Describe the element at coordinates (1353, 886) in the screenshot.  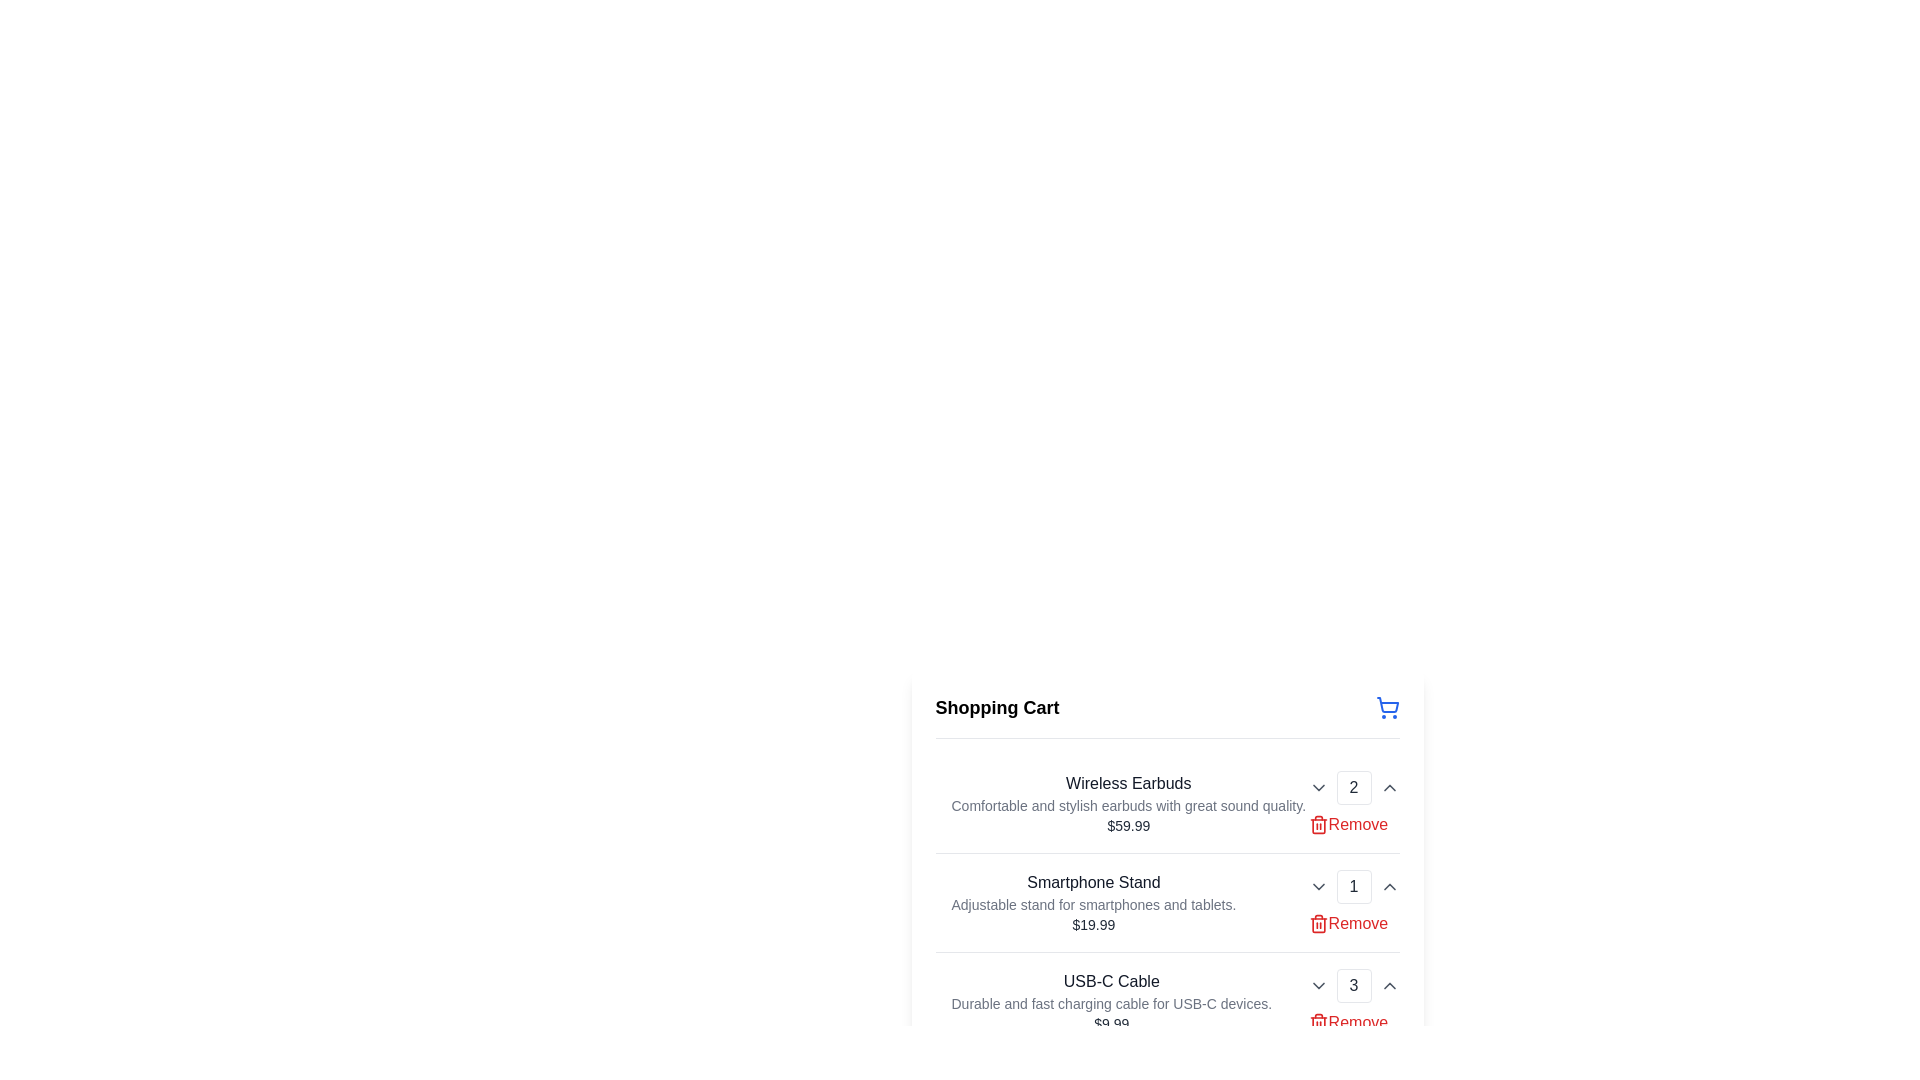
I see `the Numeric display box that shows the quantity of items in the 'Smartphone Stand' section of the shopping cart` at that location.